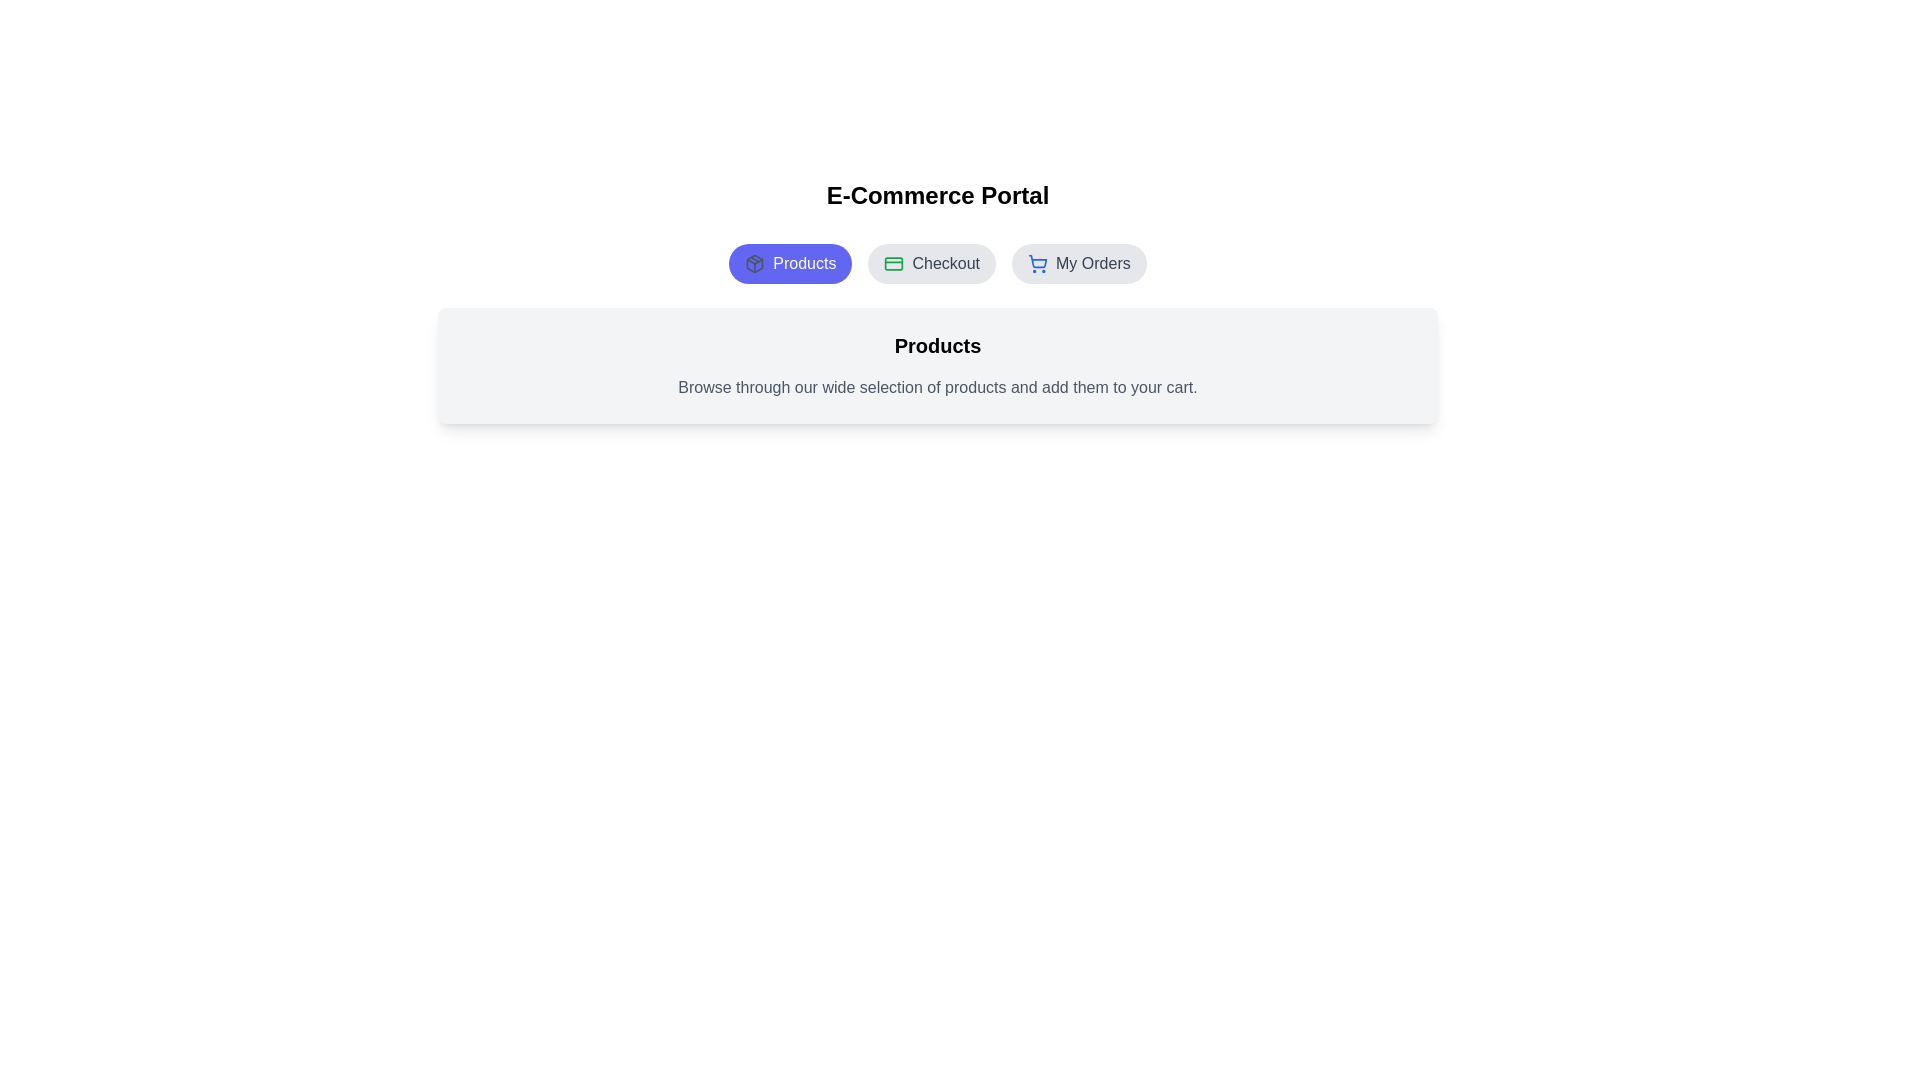  Describe the element at coordinates (789, 262) in the screenshot. I see `the tab Products by clicking its button` at that location.